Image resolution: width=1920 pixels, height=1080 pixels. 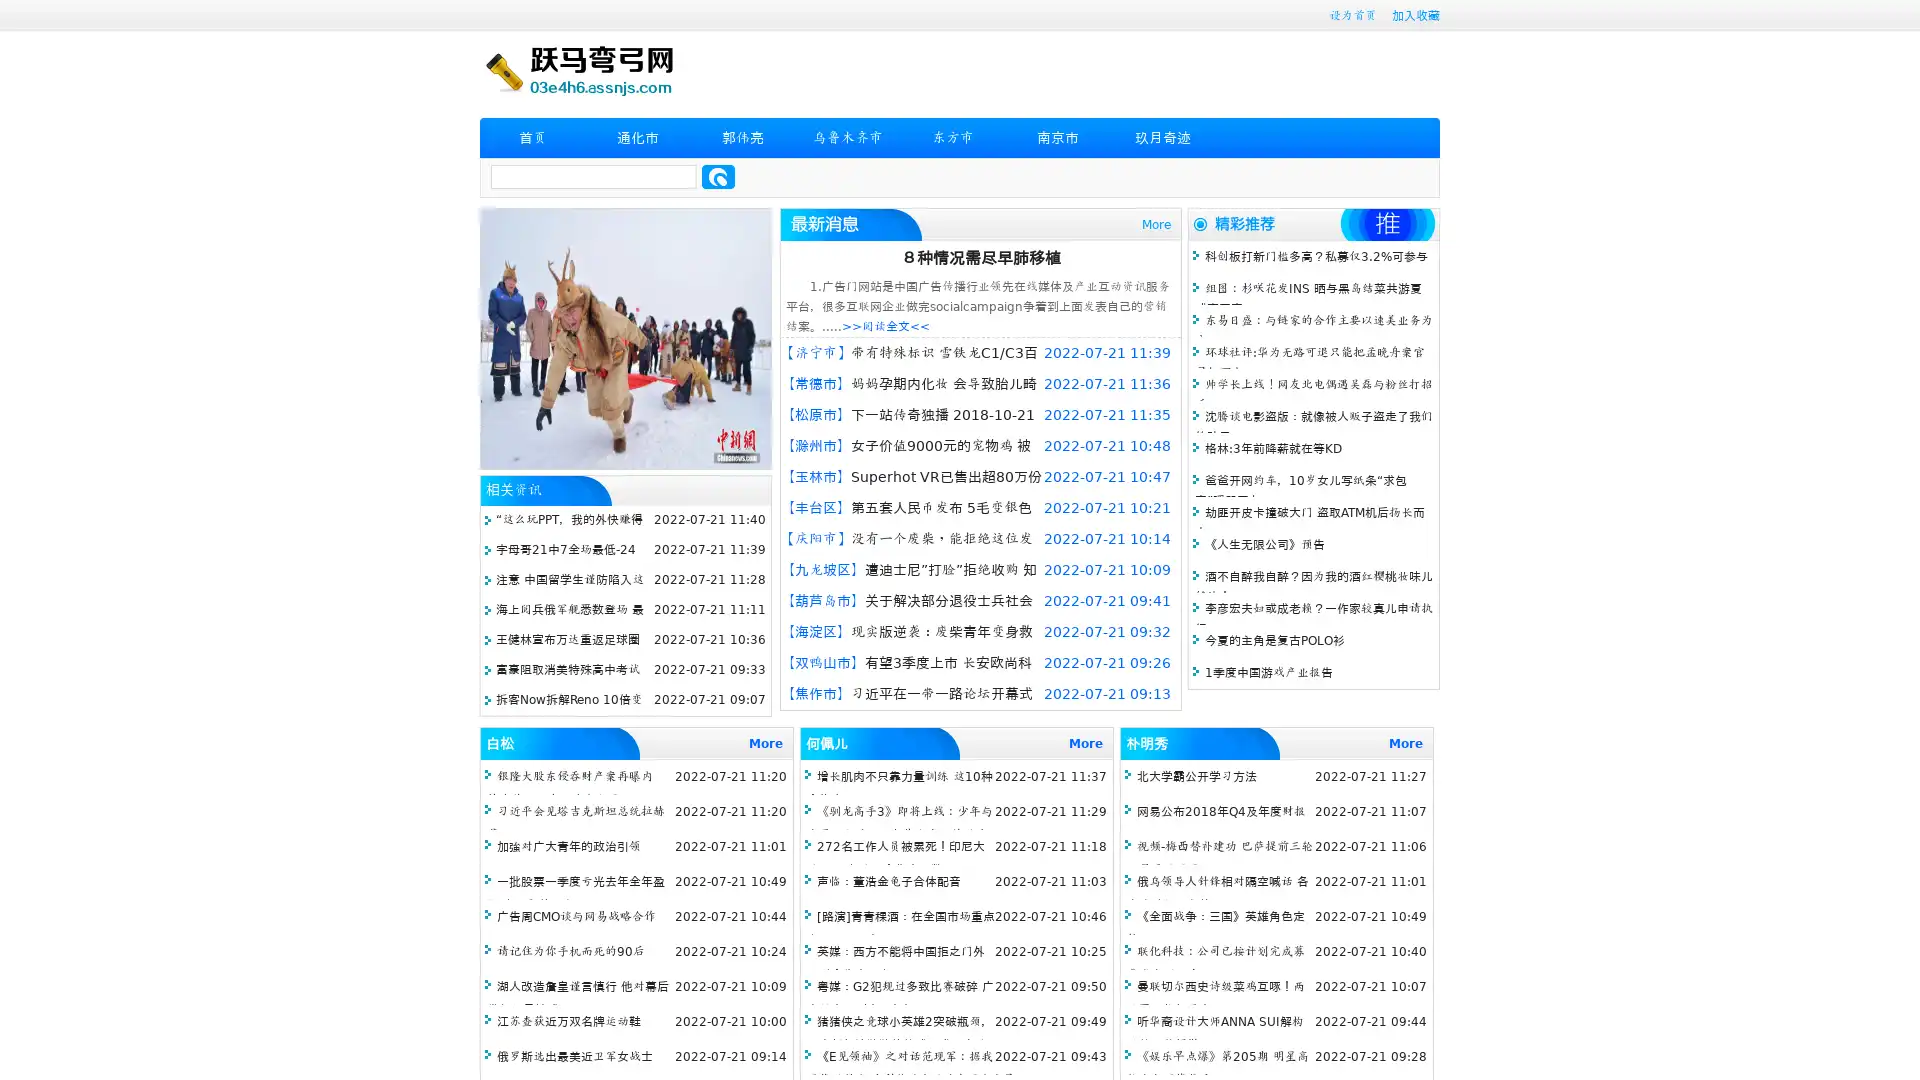 What do you see at coordinates (718, 176) in the screenshot?
I see `Search` at bounding box center [718, 176].